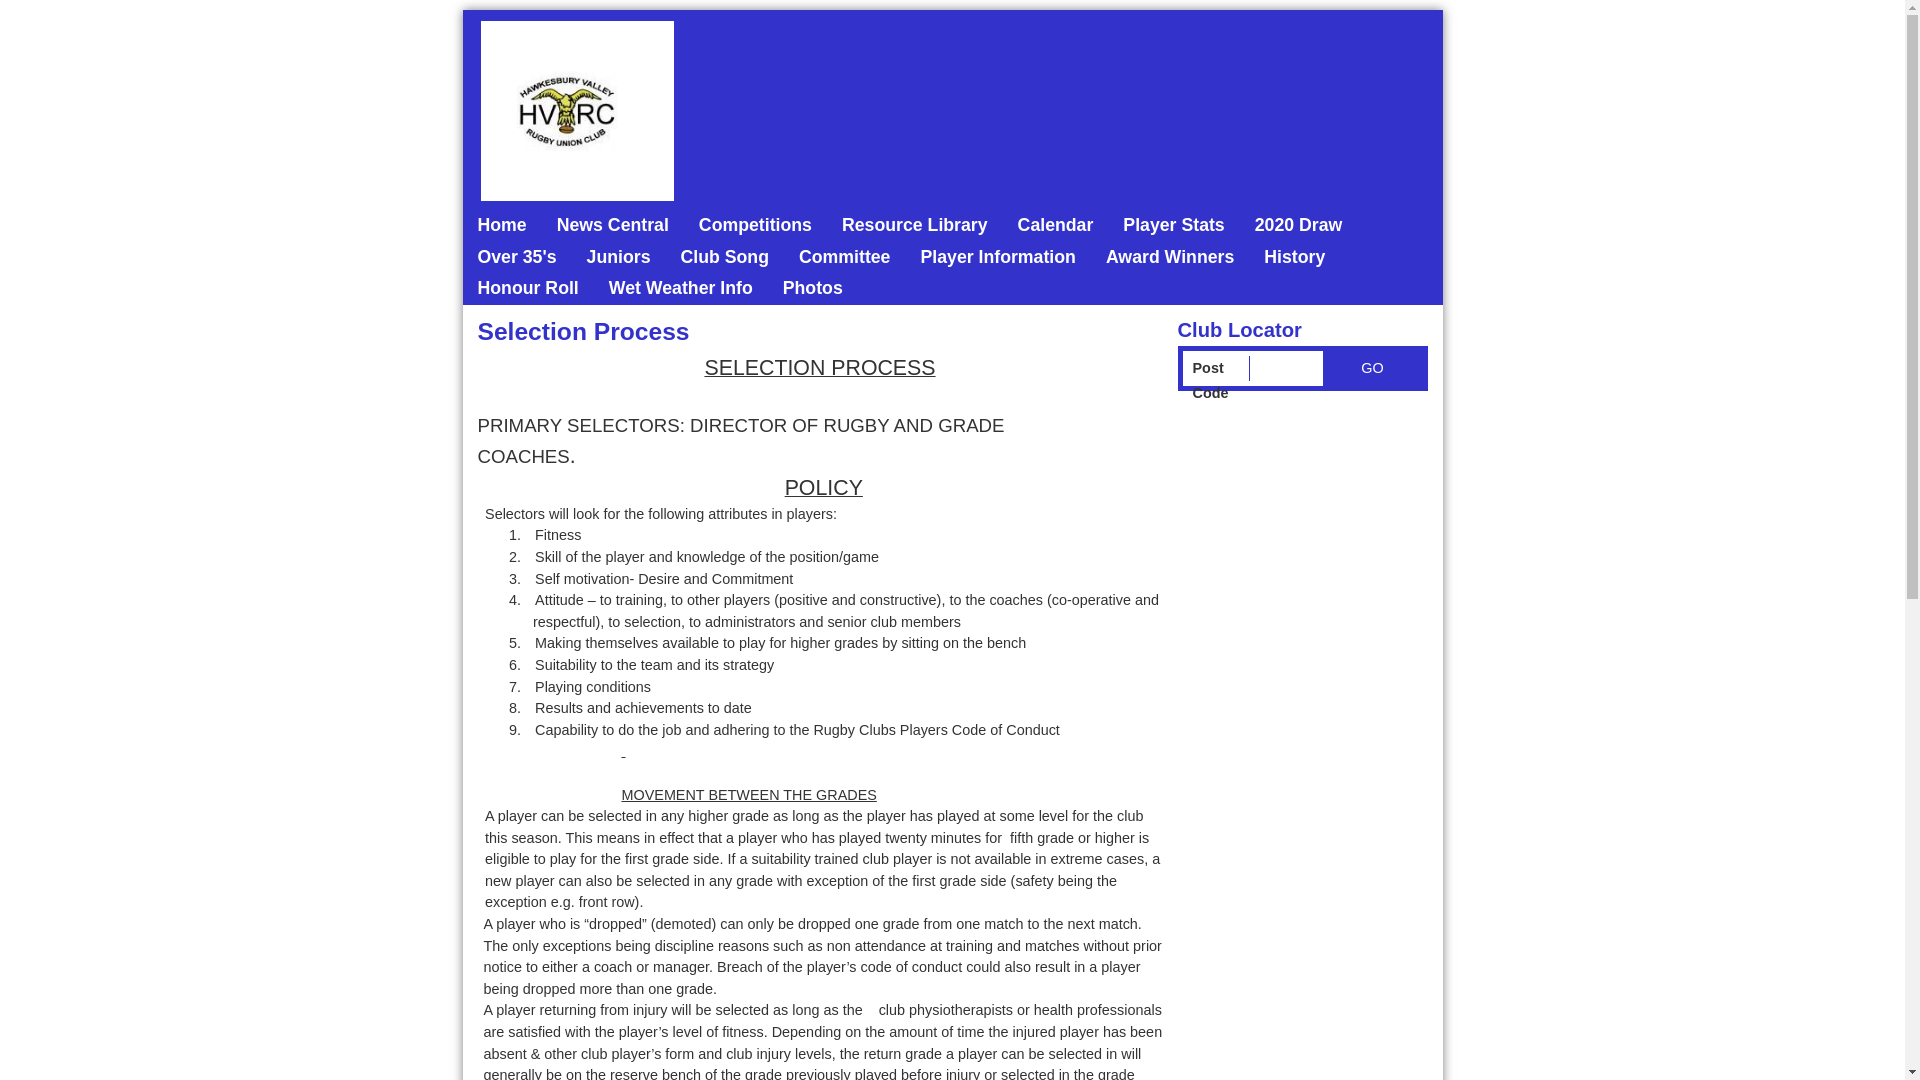  I want to click on 'Go', so click(1371, 368).